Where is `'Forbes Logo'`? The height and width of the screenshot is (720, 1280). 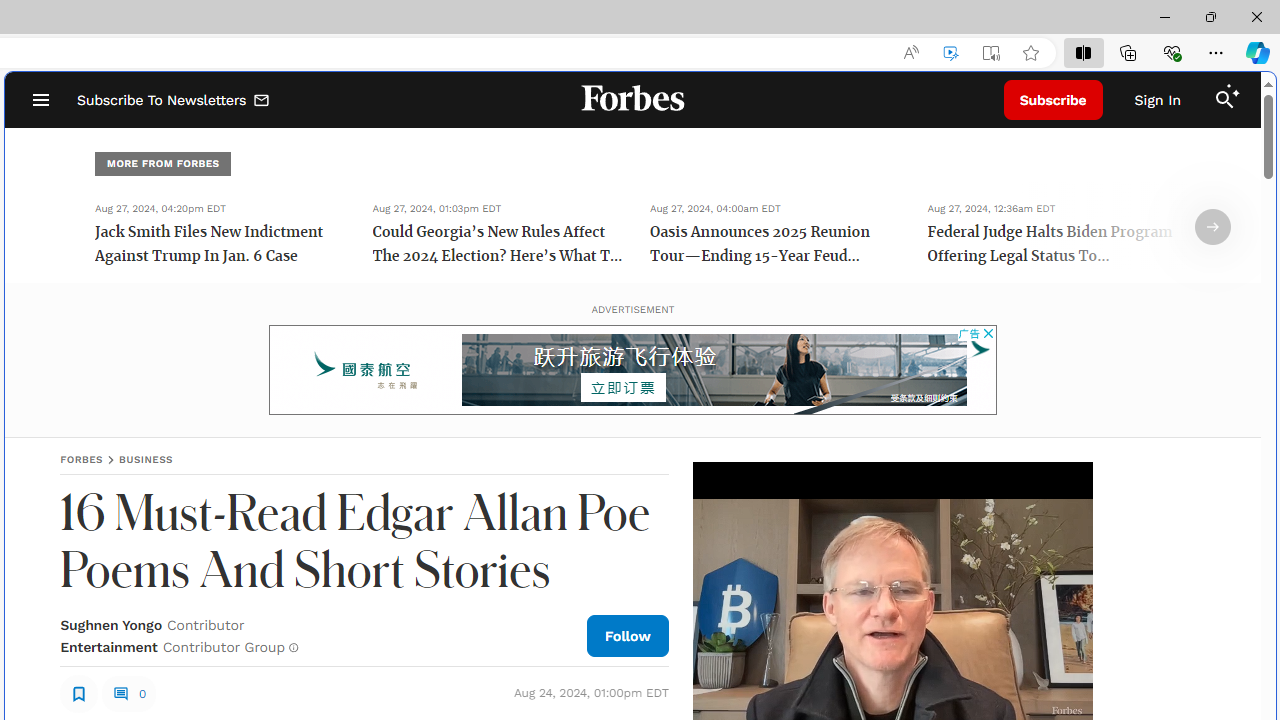
'Forbes Logo' is located at coordinates (631, 100).